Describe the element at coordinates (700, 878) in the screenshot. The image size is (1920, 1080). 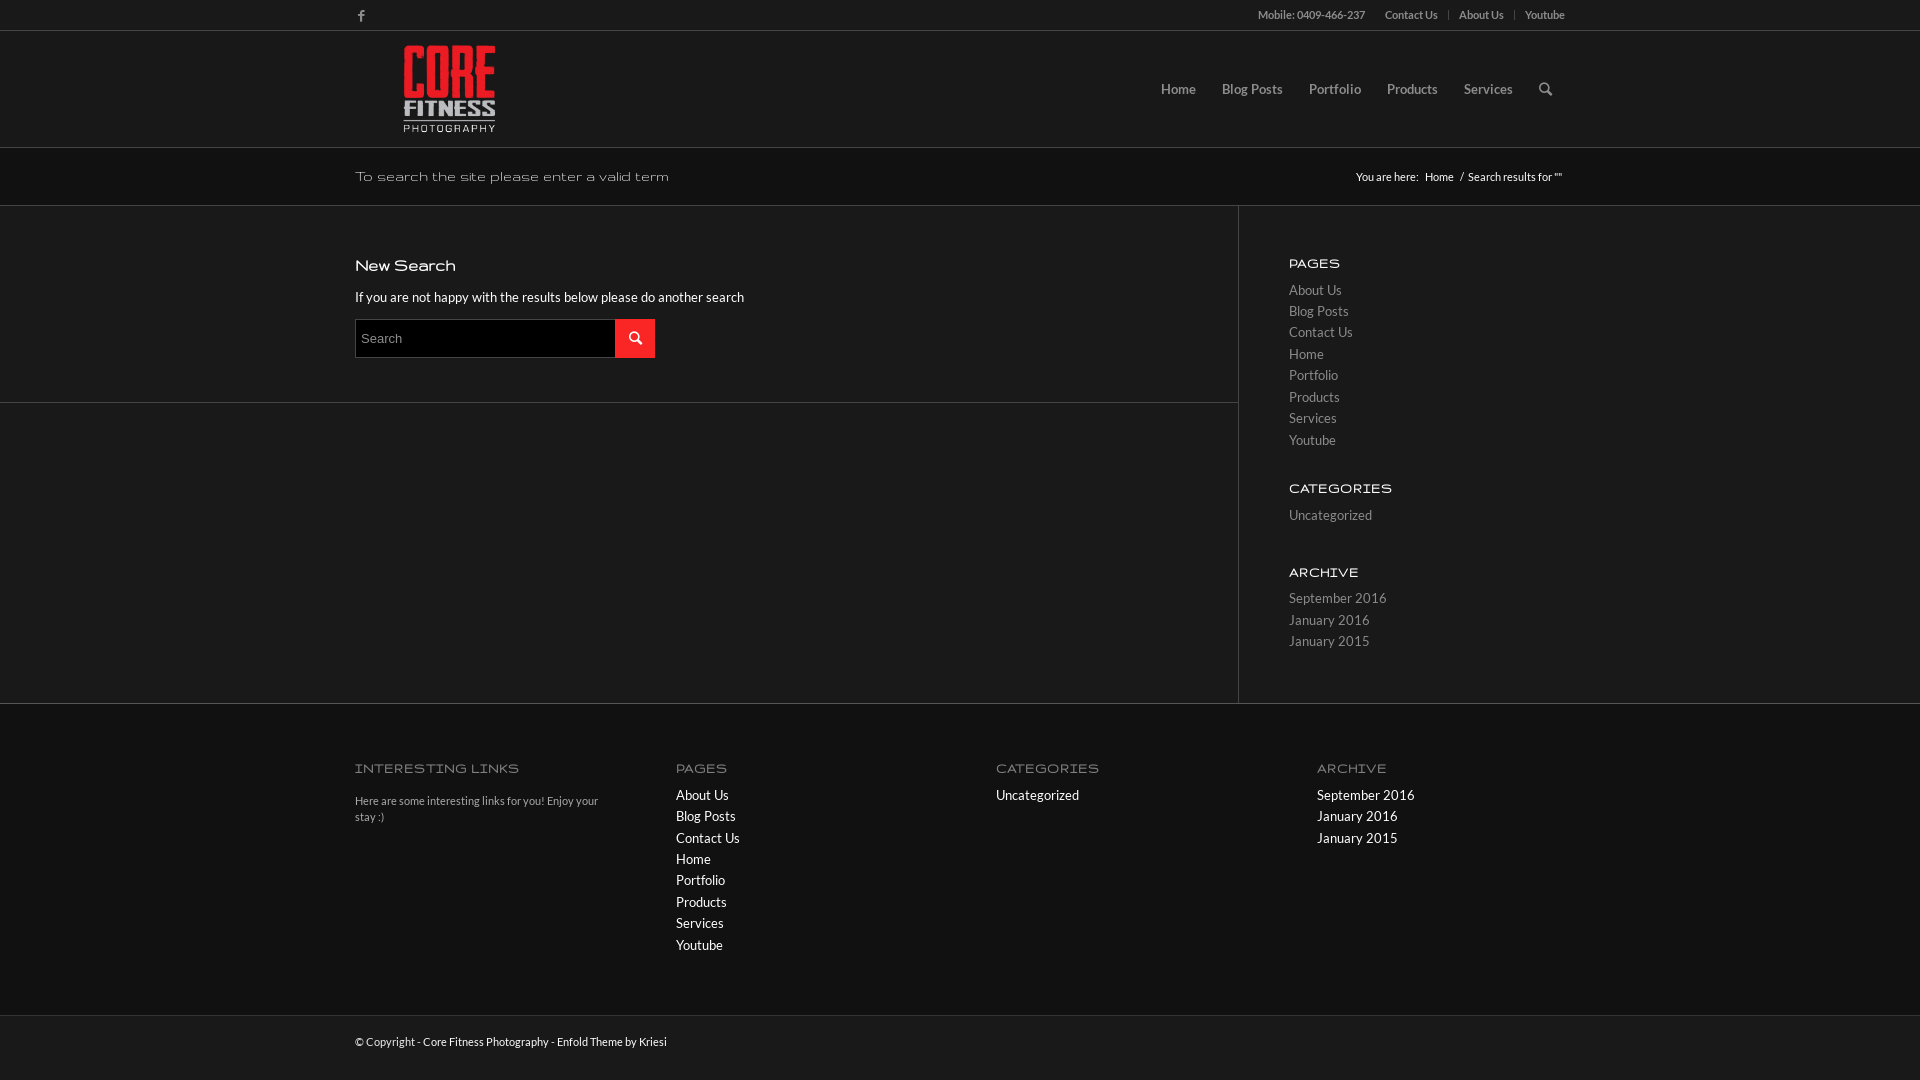
I see `'Portfolio'` at that location.